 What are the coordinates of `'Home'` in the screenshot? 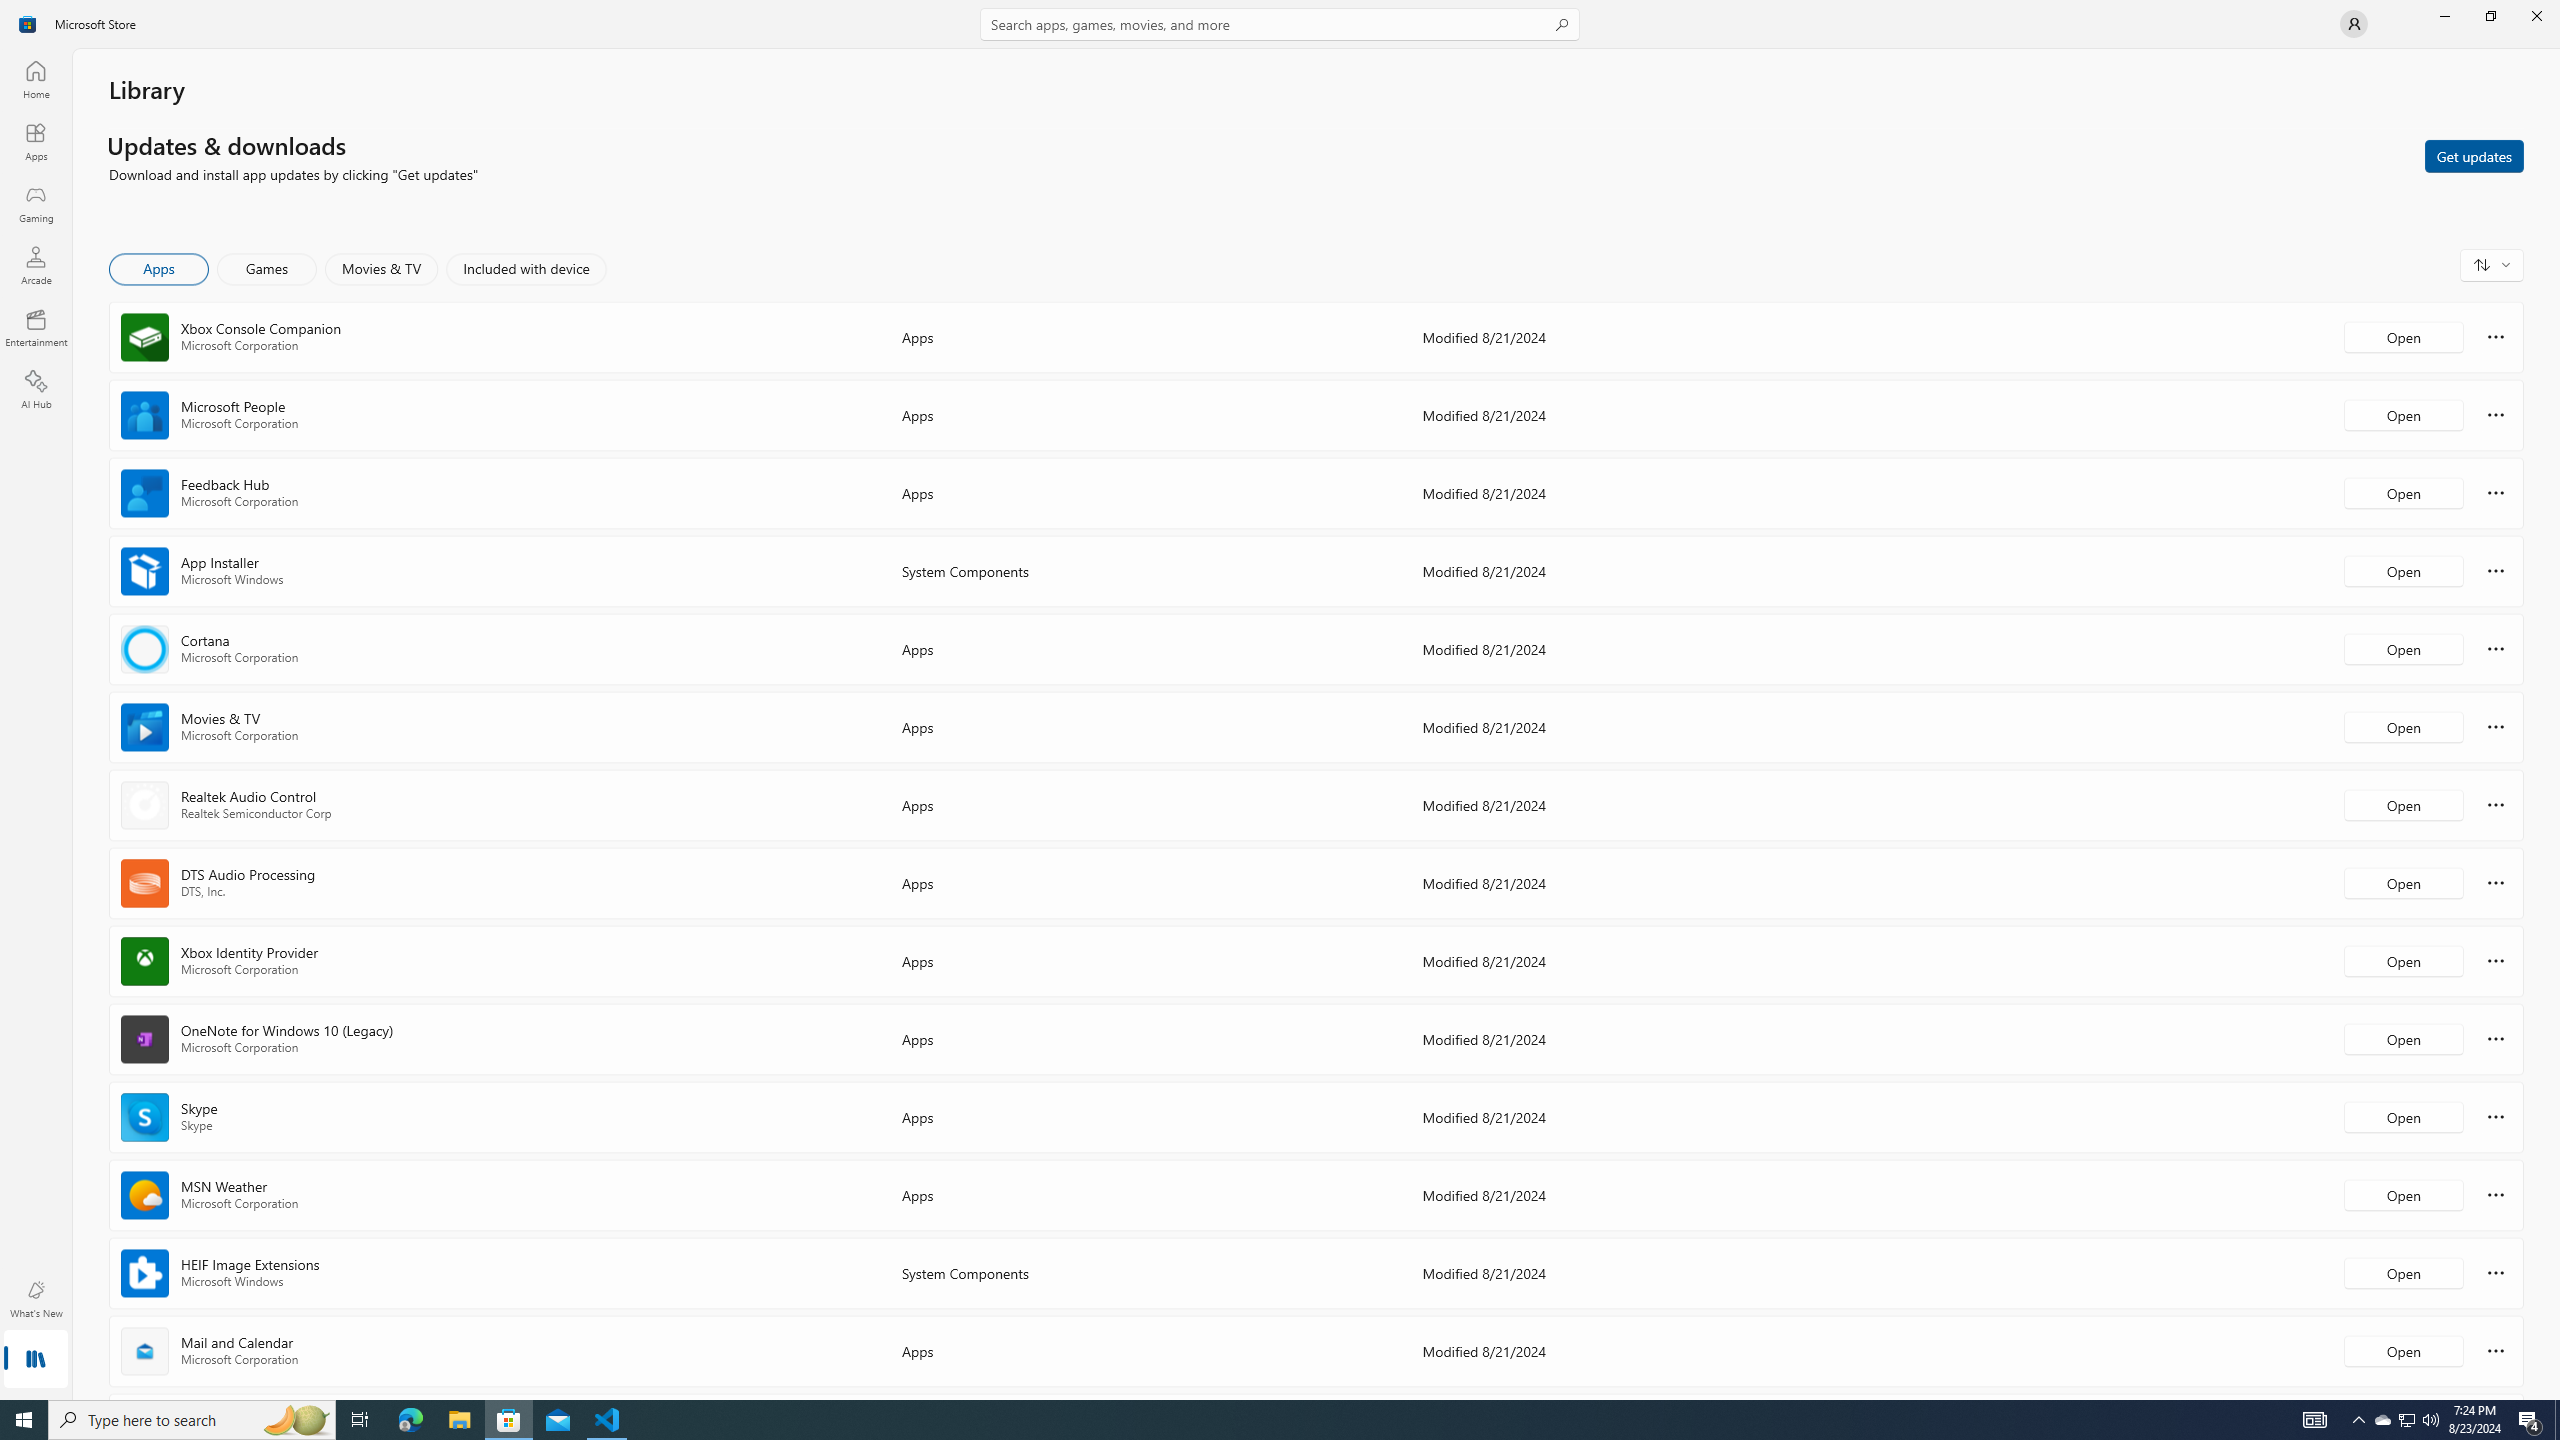 It's located at (34, 78).